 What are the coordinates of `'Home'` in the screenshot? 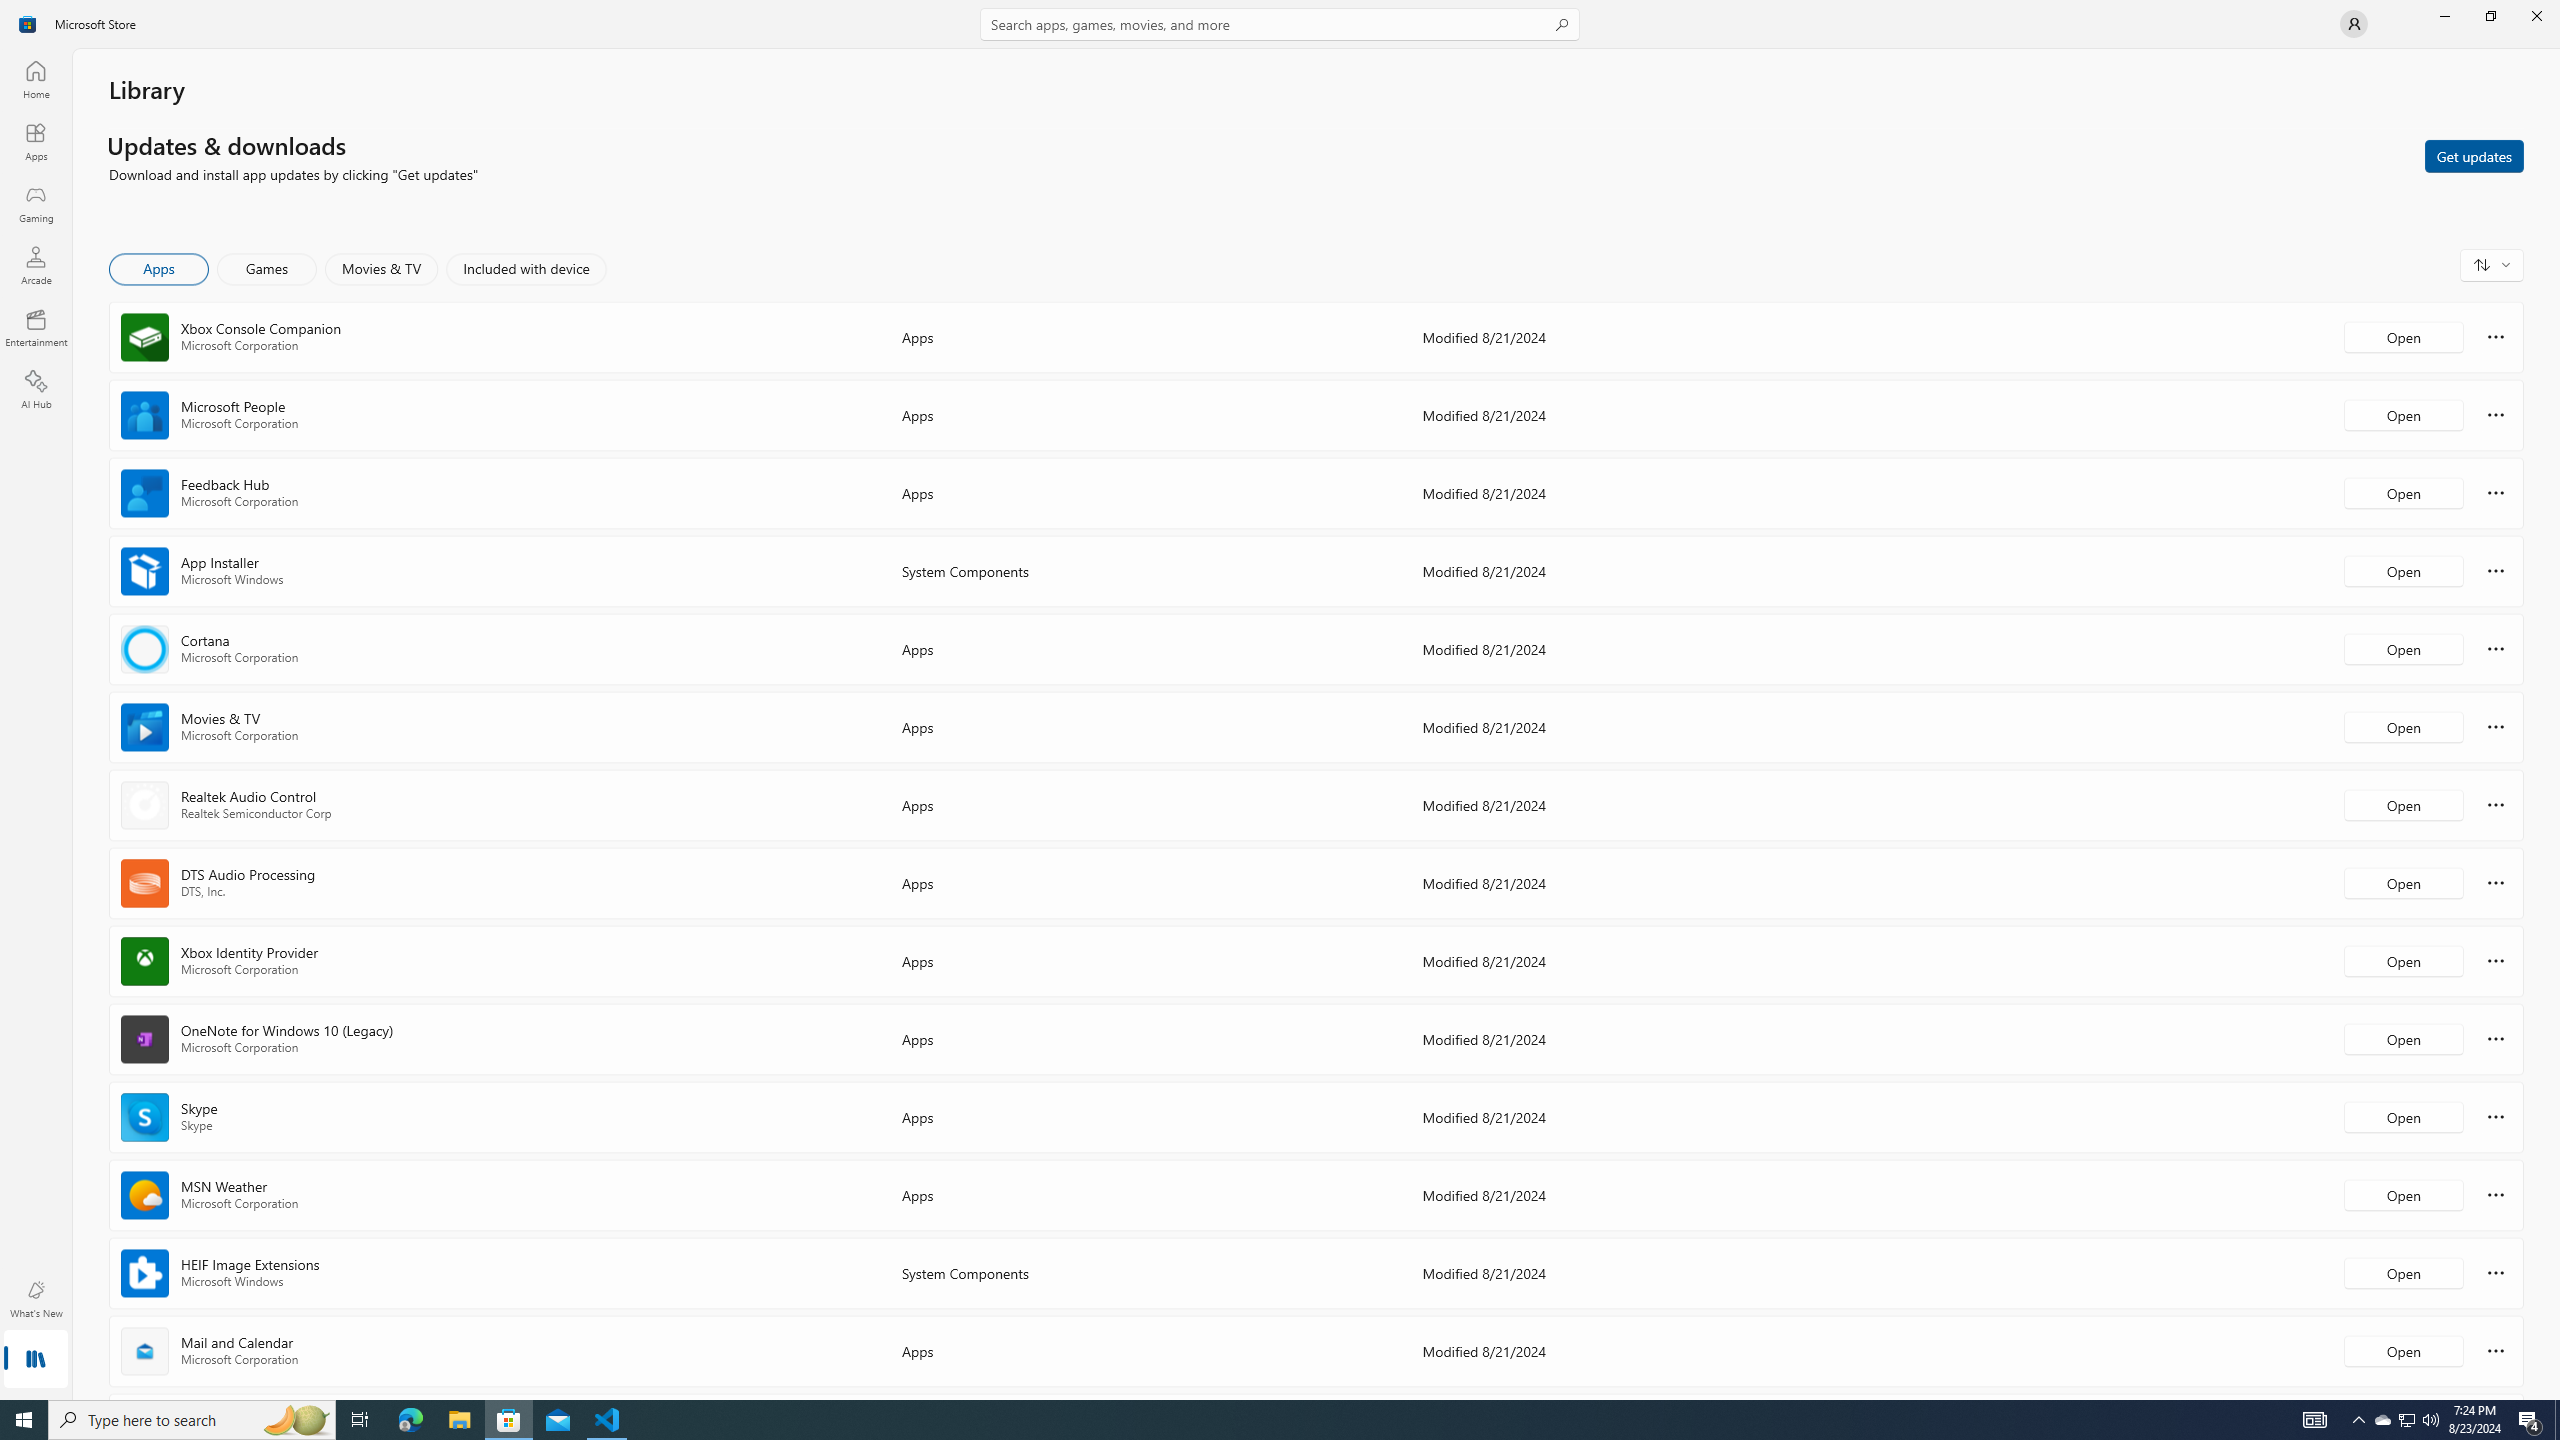 It's located at (34, 78).